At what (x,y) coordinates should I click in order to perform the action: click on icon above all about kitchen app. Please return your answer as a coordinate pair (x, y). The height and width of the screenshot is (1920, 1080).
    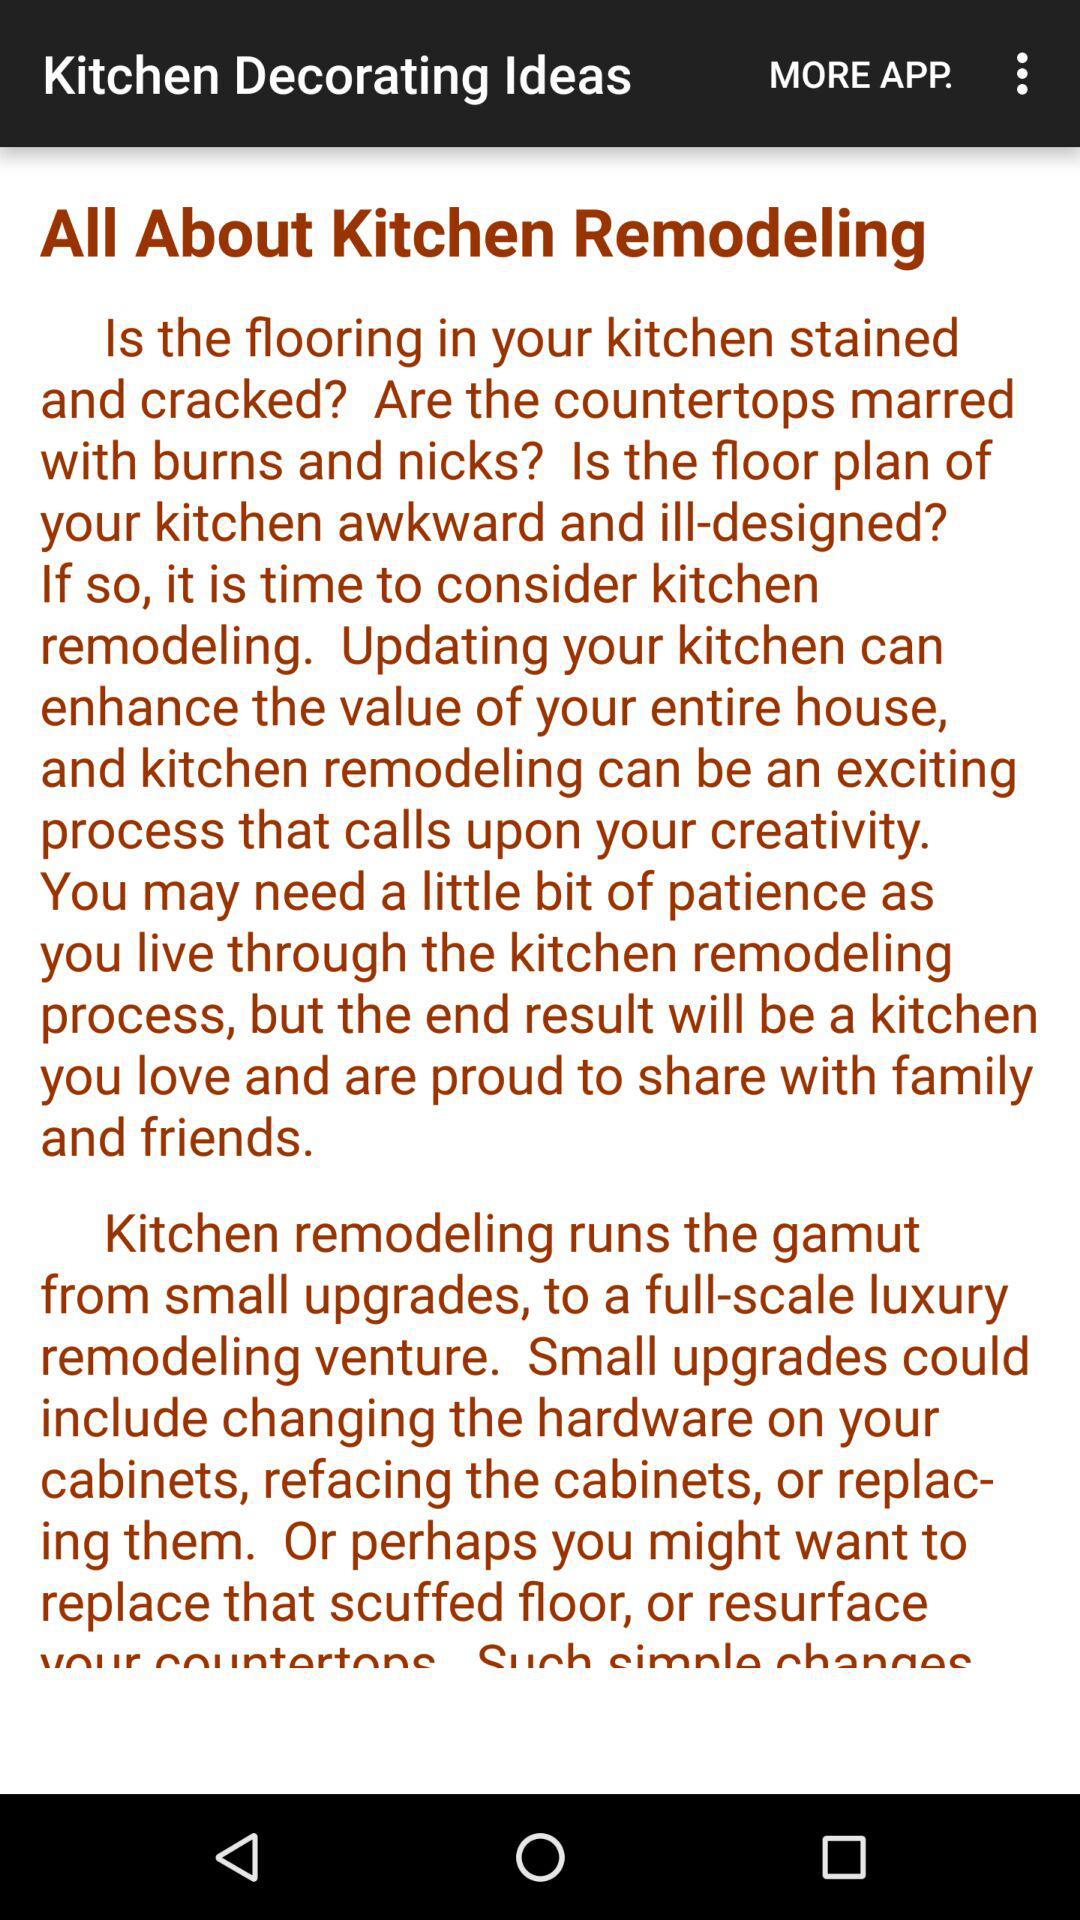
    Looking at the image, I should click on (860, 73).